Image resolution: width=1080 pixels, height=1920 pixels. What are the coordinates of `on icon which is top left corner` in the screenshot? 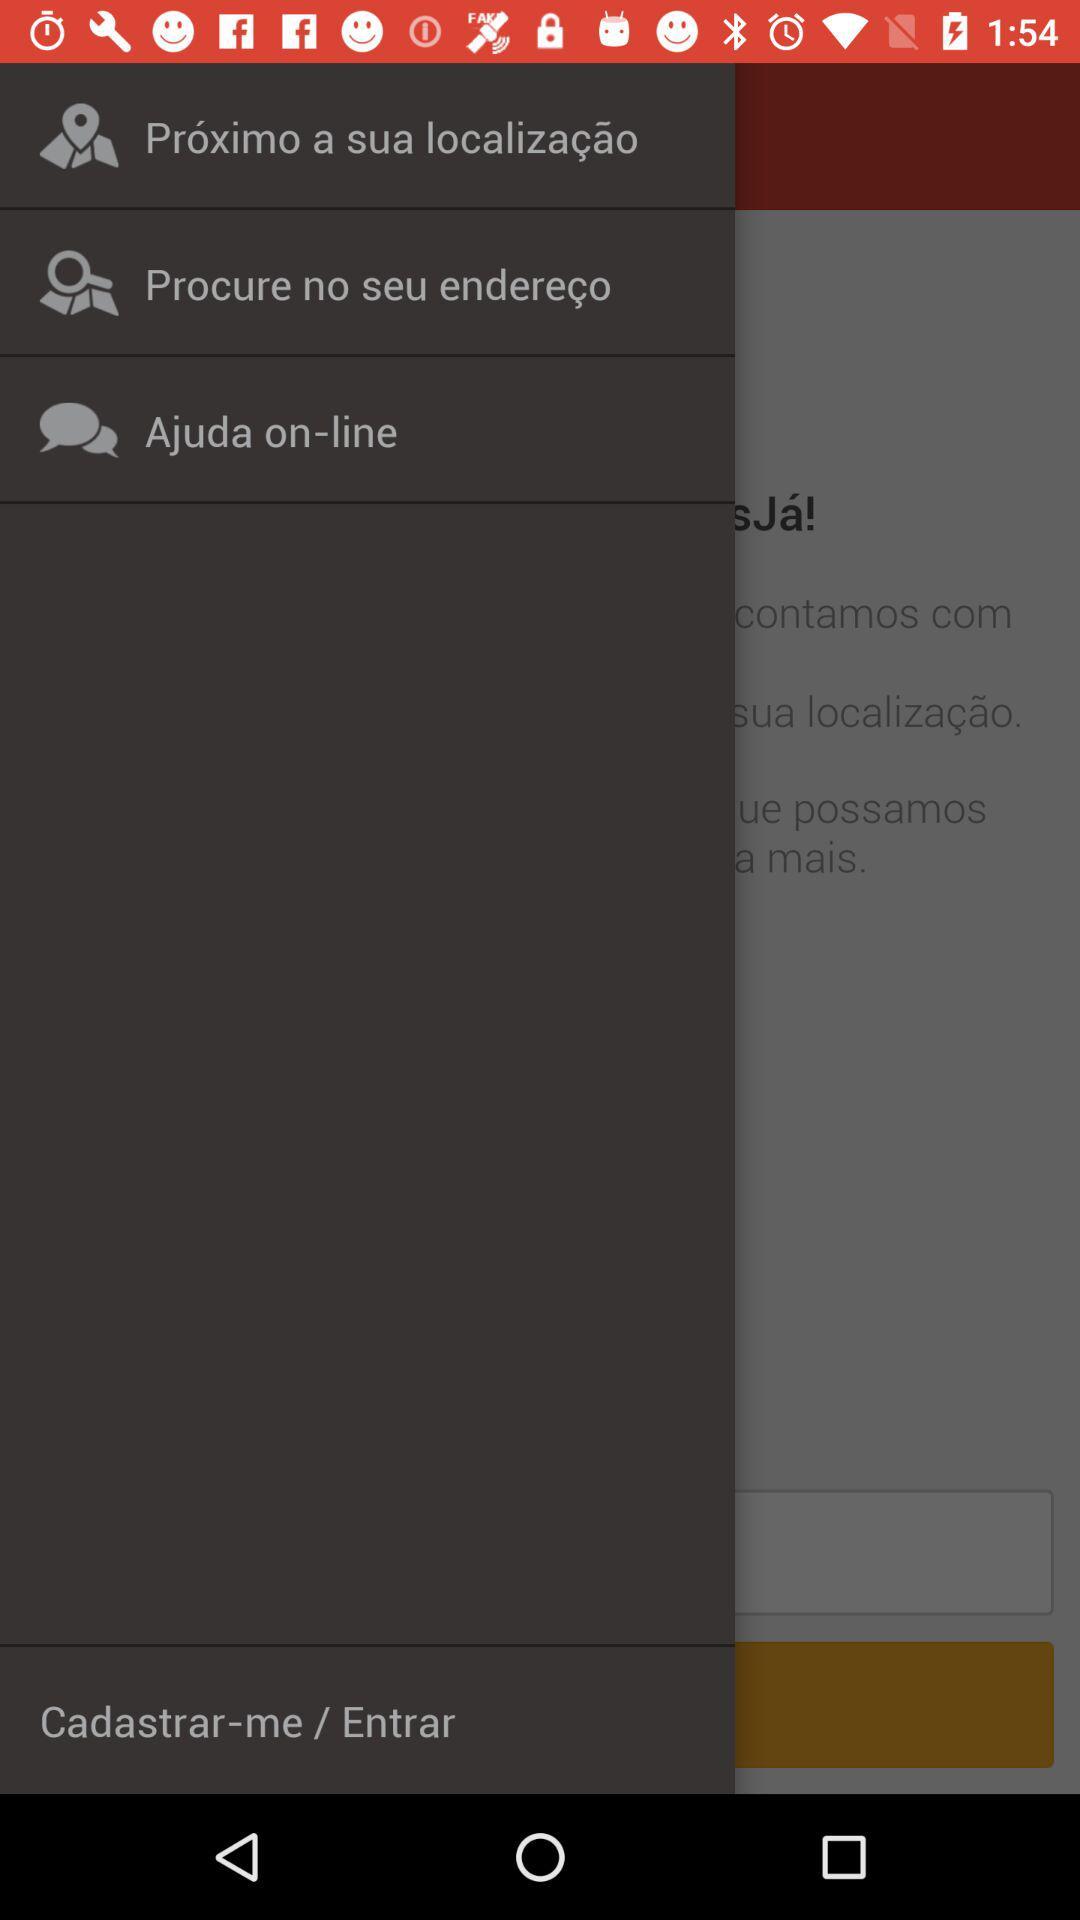 It's located at (78, 135).